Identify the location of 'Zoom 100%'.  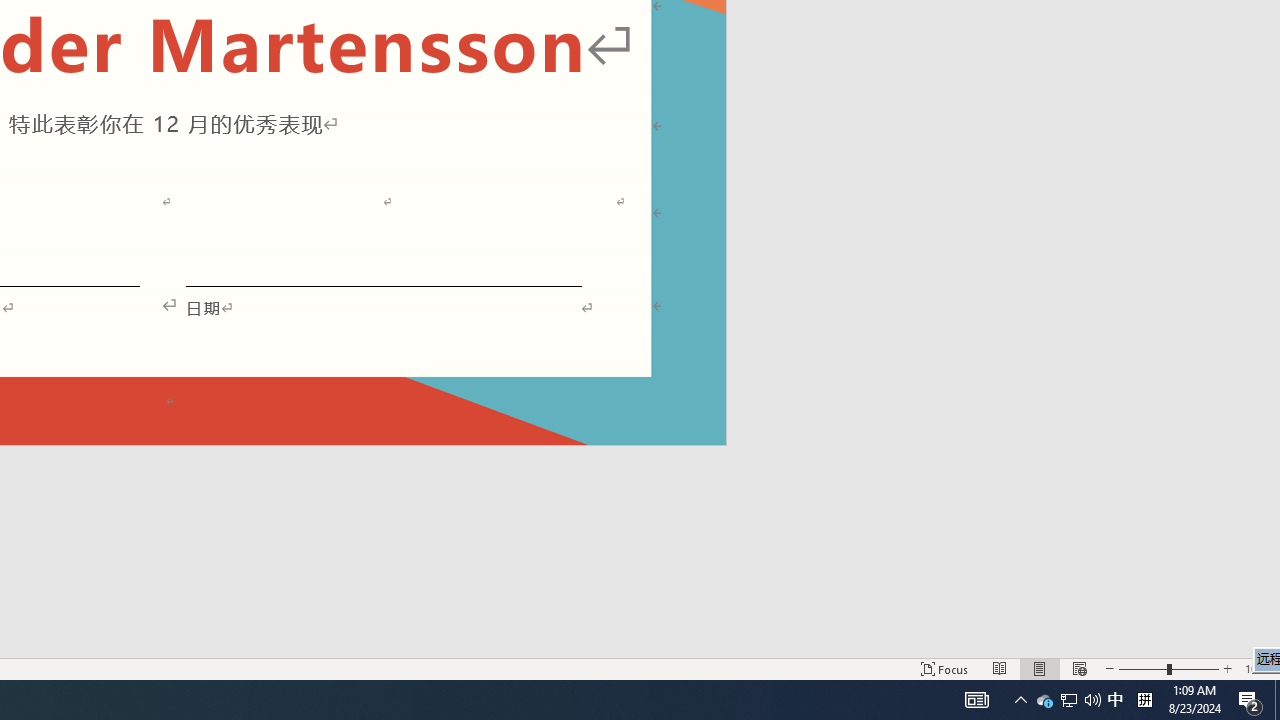
(1257, 669).